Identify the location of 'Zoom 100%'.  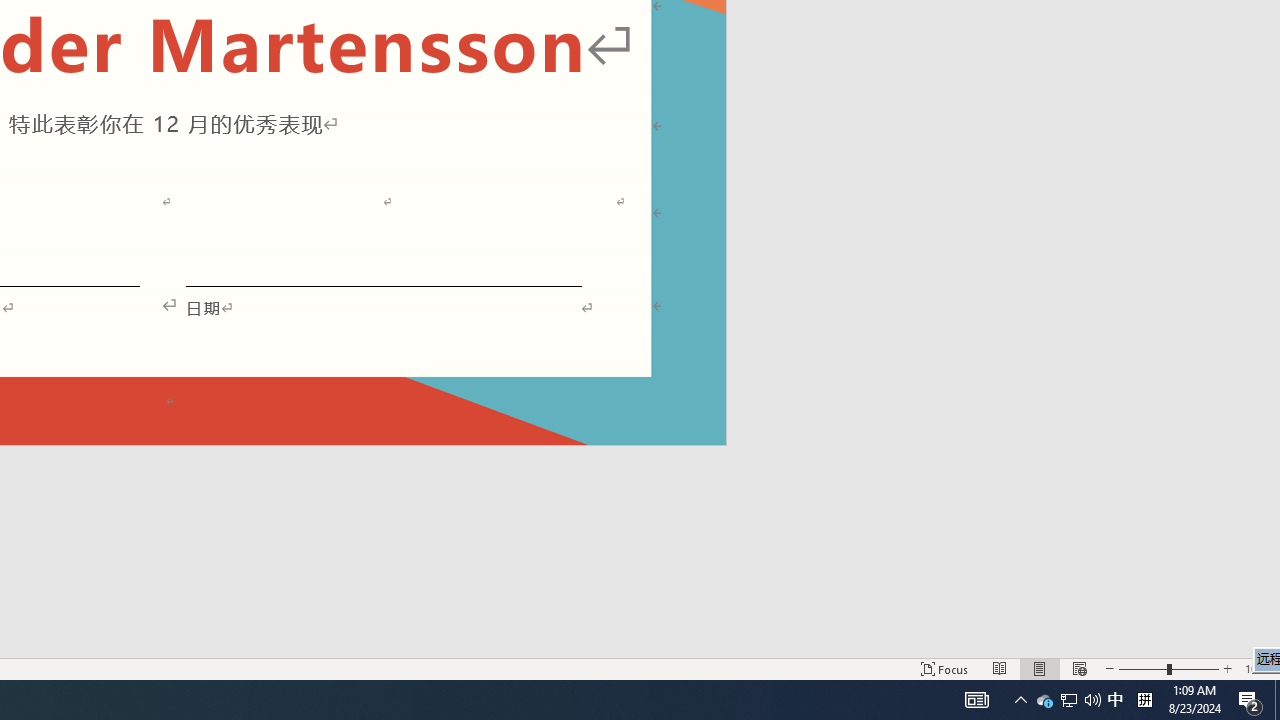
(1257, 669).